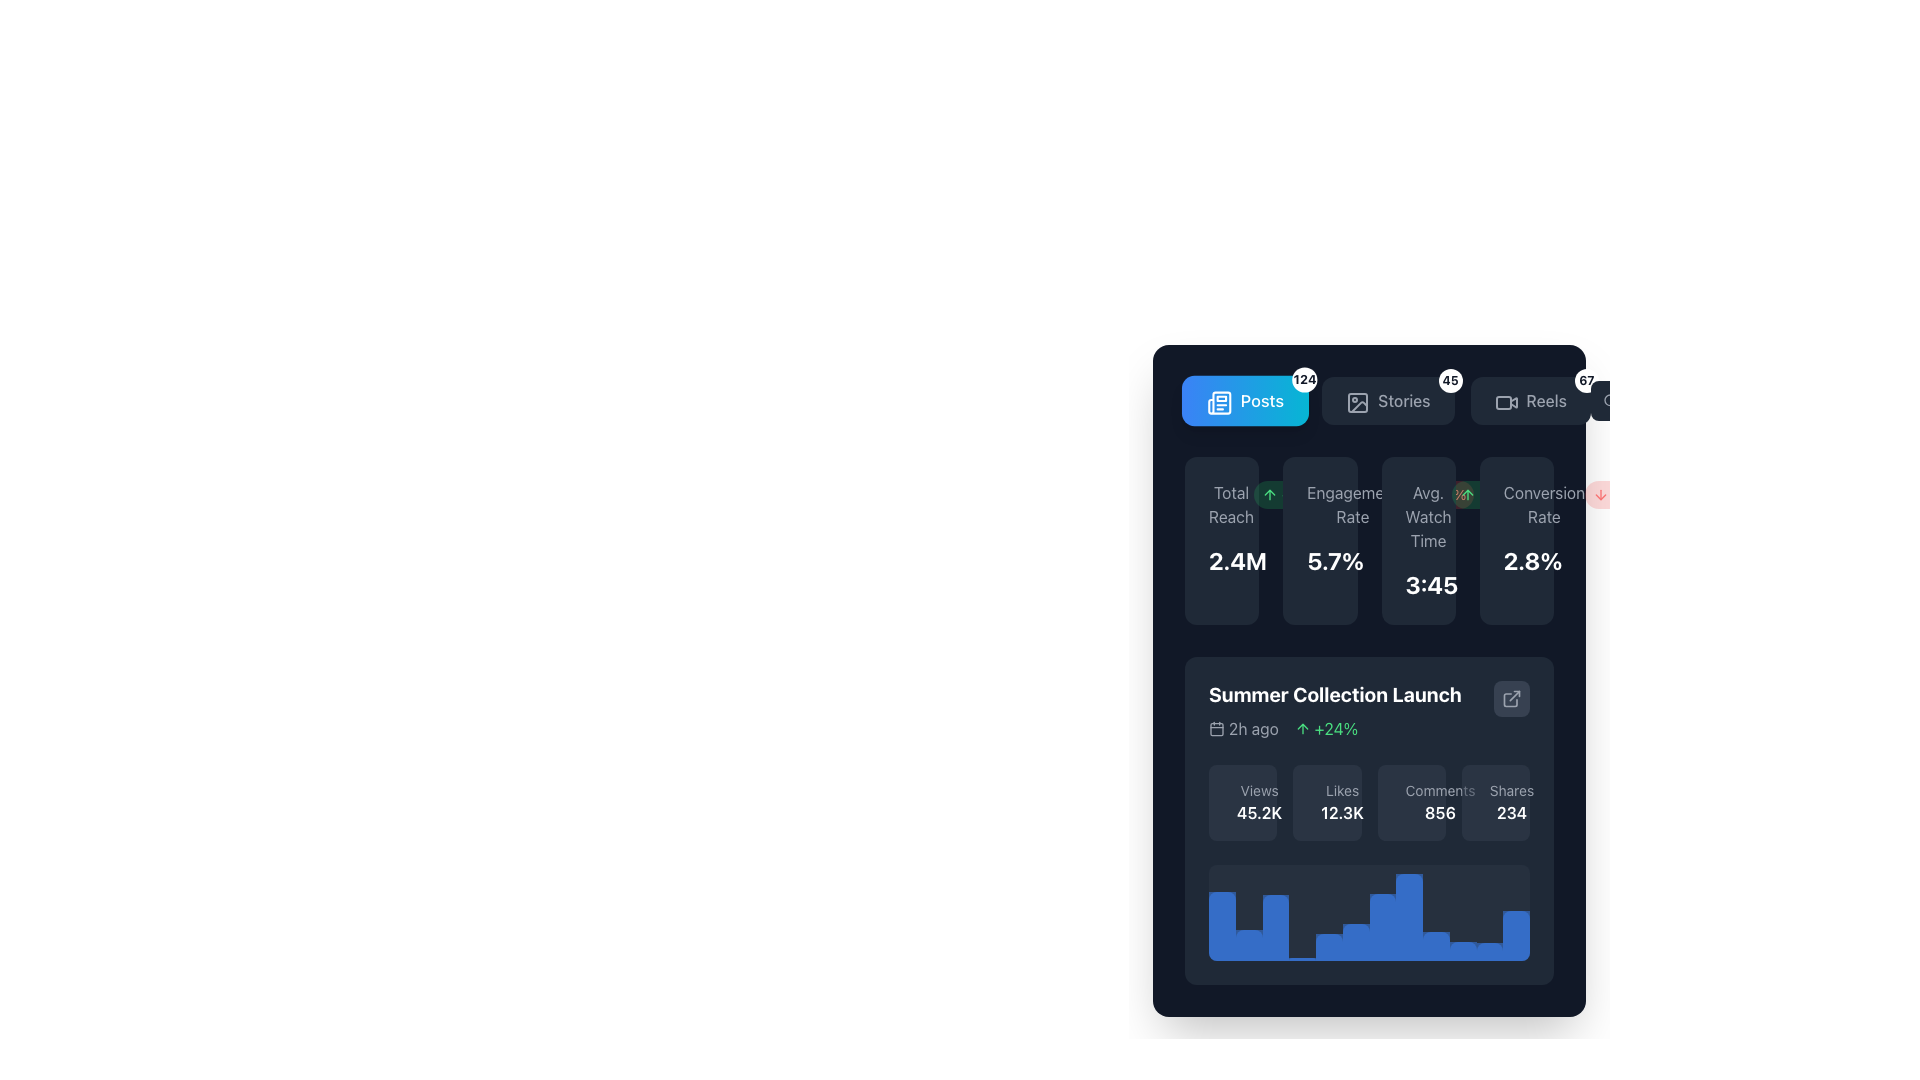  Describe the element at coordinates (1242, 729) in the screenshot. I see `the text component displaying '2h ago', which is styled in light gray and located under the 'Summer Collection Launch' section` at that location.